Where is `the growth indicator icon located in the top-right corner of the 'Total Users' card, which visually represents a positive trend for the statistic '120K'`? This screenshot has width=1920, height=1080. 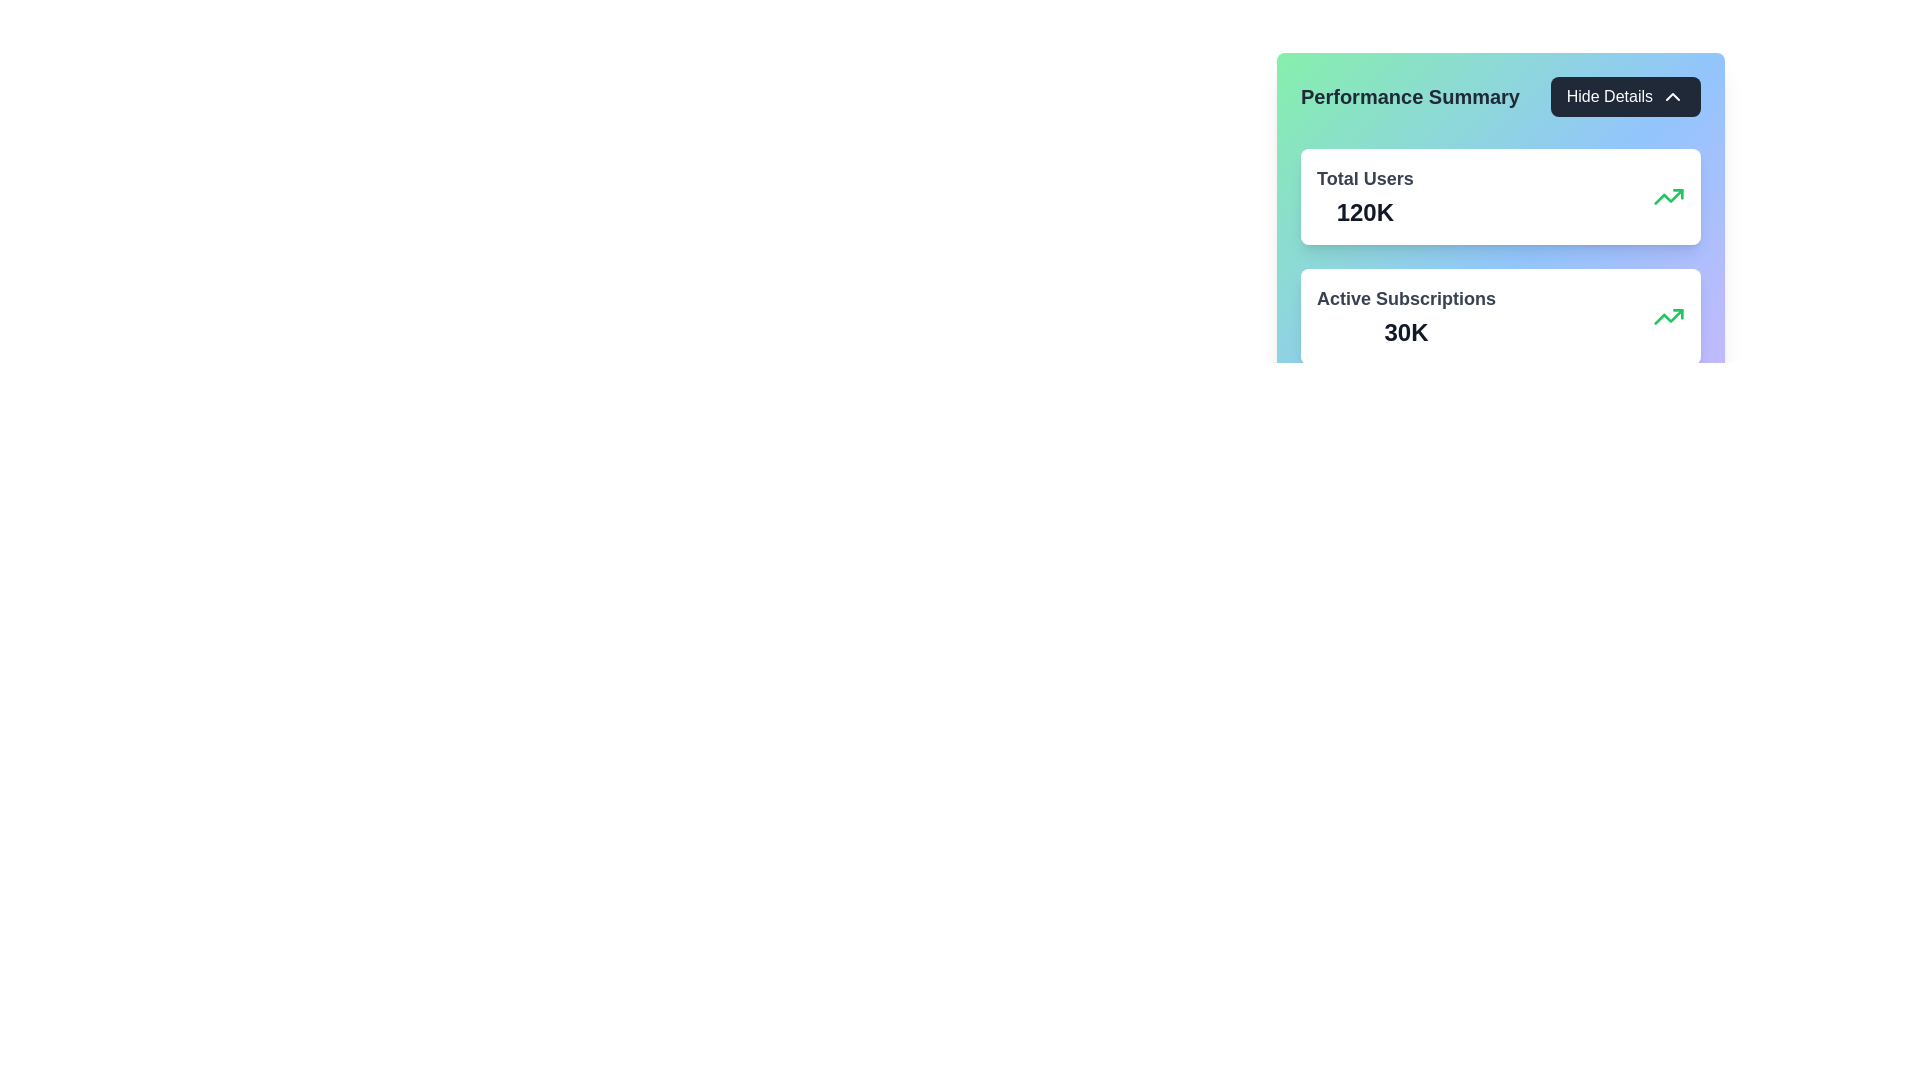 the growth indicator icon located in the top-right corner of the 'Total Users' card, which visually represents a positive trend for the statistic '120K' is located at coordinates (1669, 196).